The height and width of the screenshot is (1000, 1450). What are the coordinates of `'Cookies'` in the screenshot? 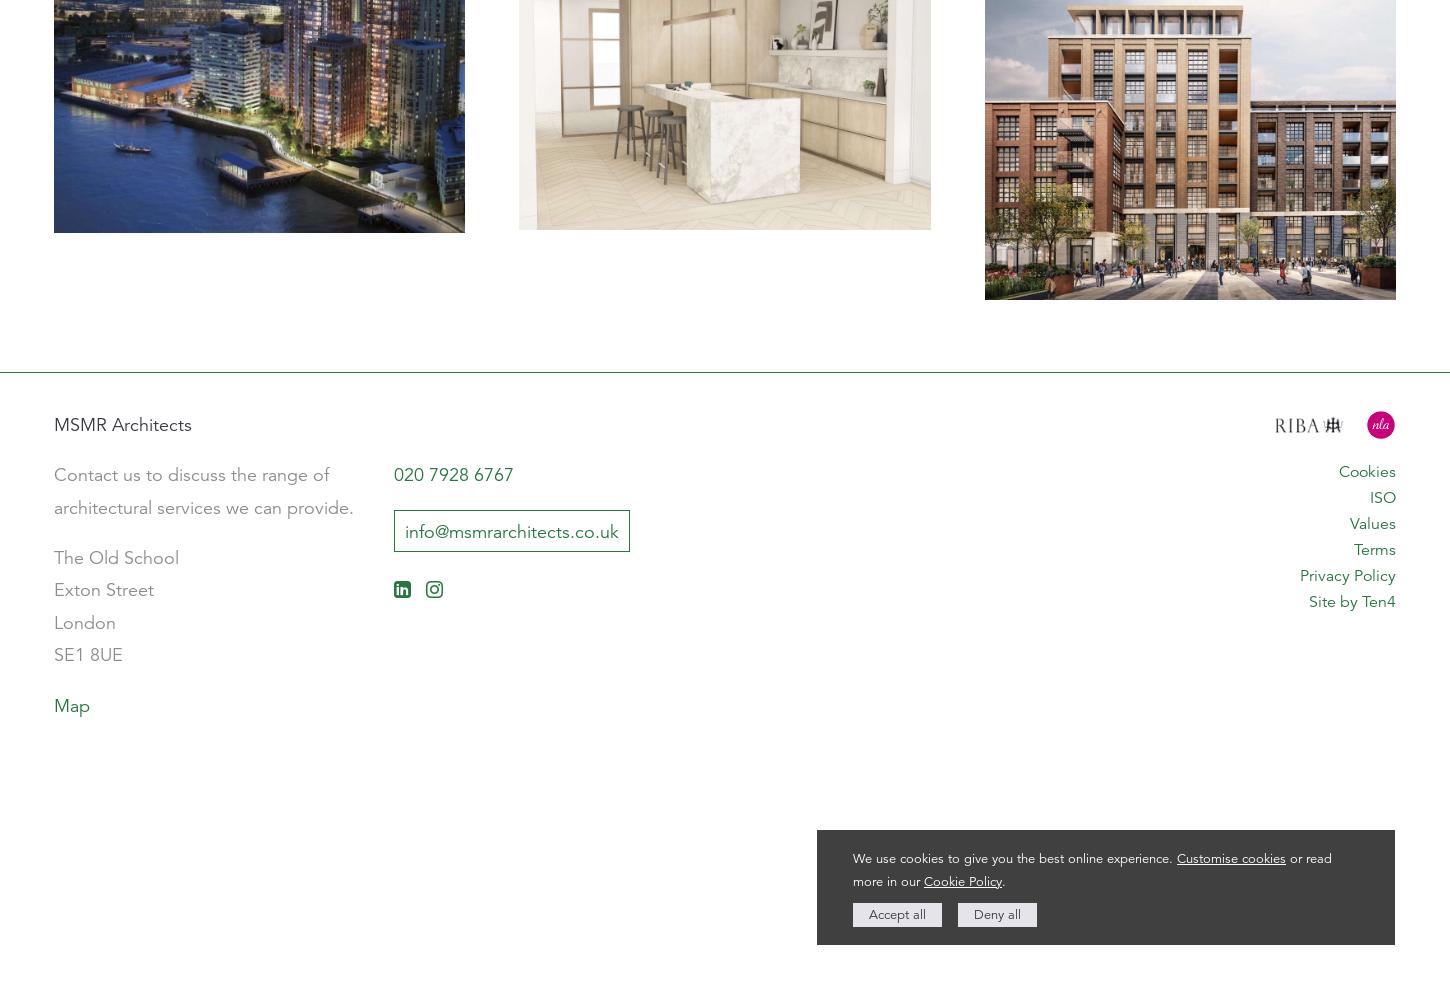 It's located at (1337, 471).